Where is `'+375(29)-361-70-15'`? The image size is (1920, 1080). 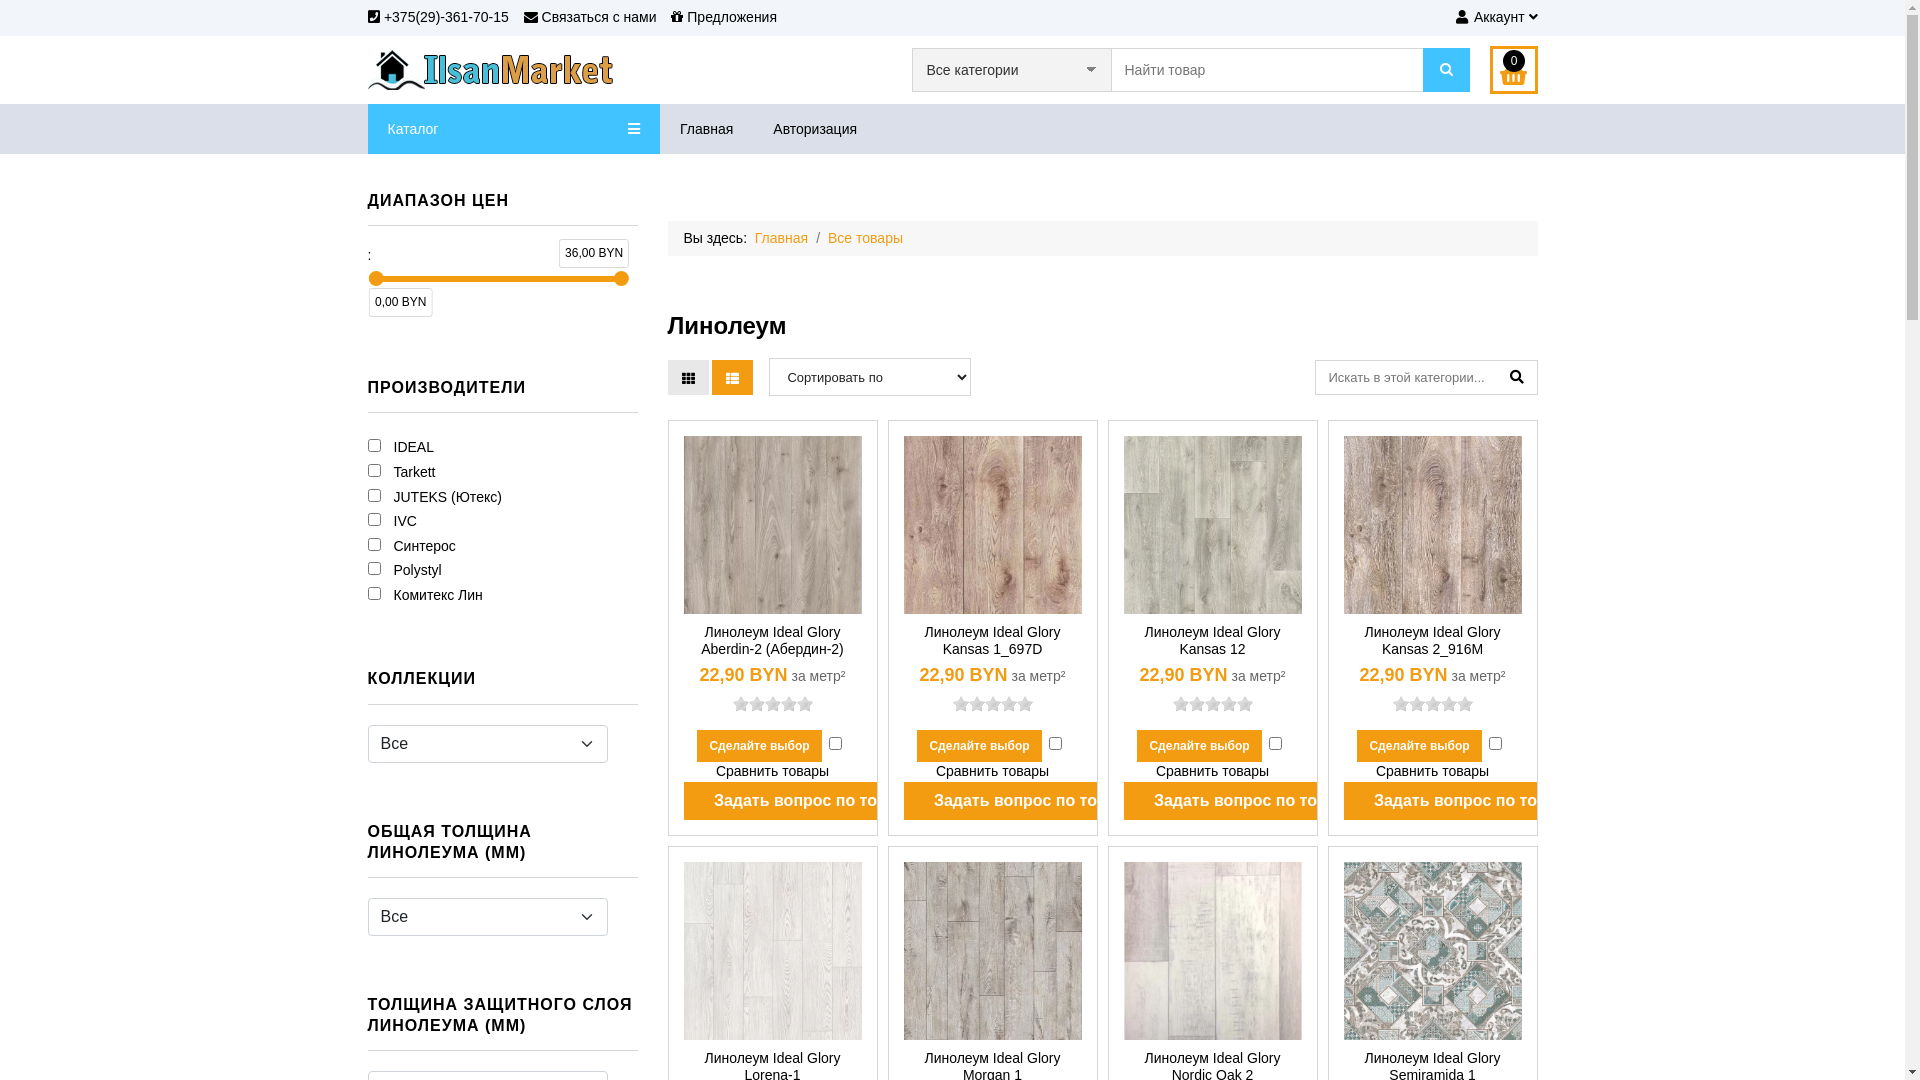 '+375(29)-361-70-15' is located at coordinates (437, 16).